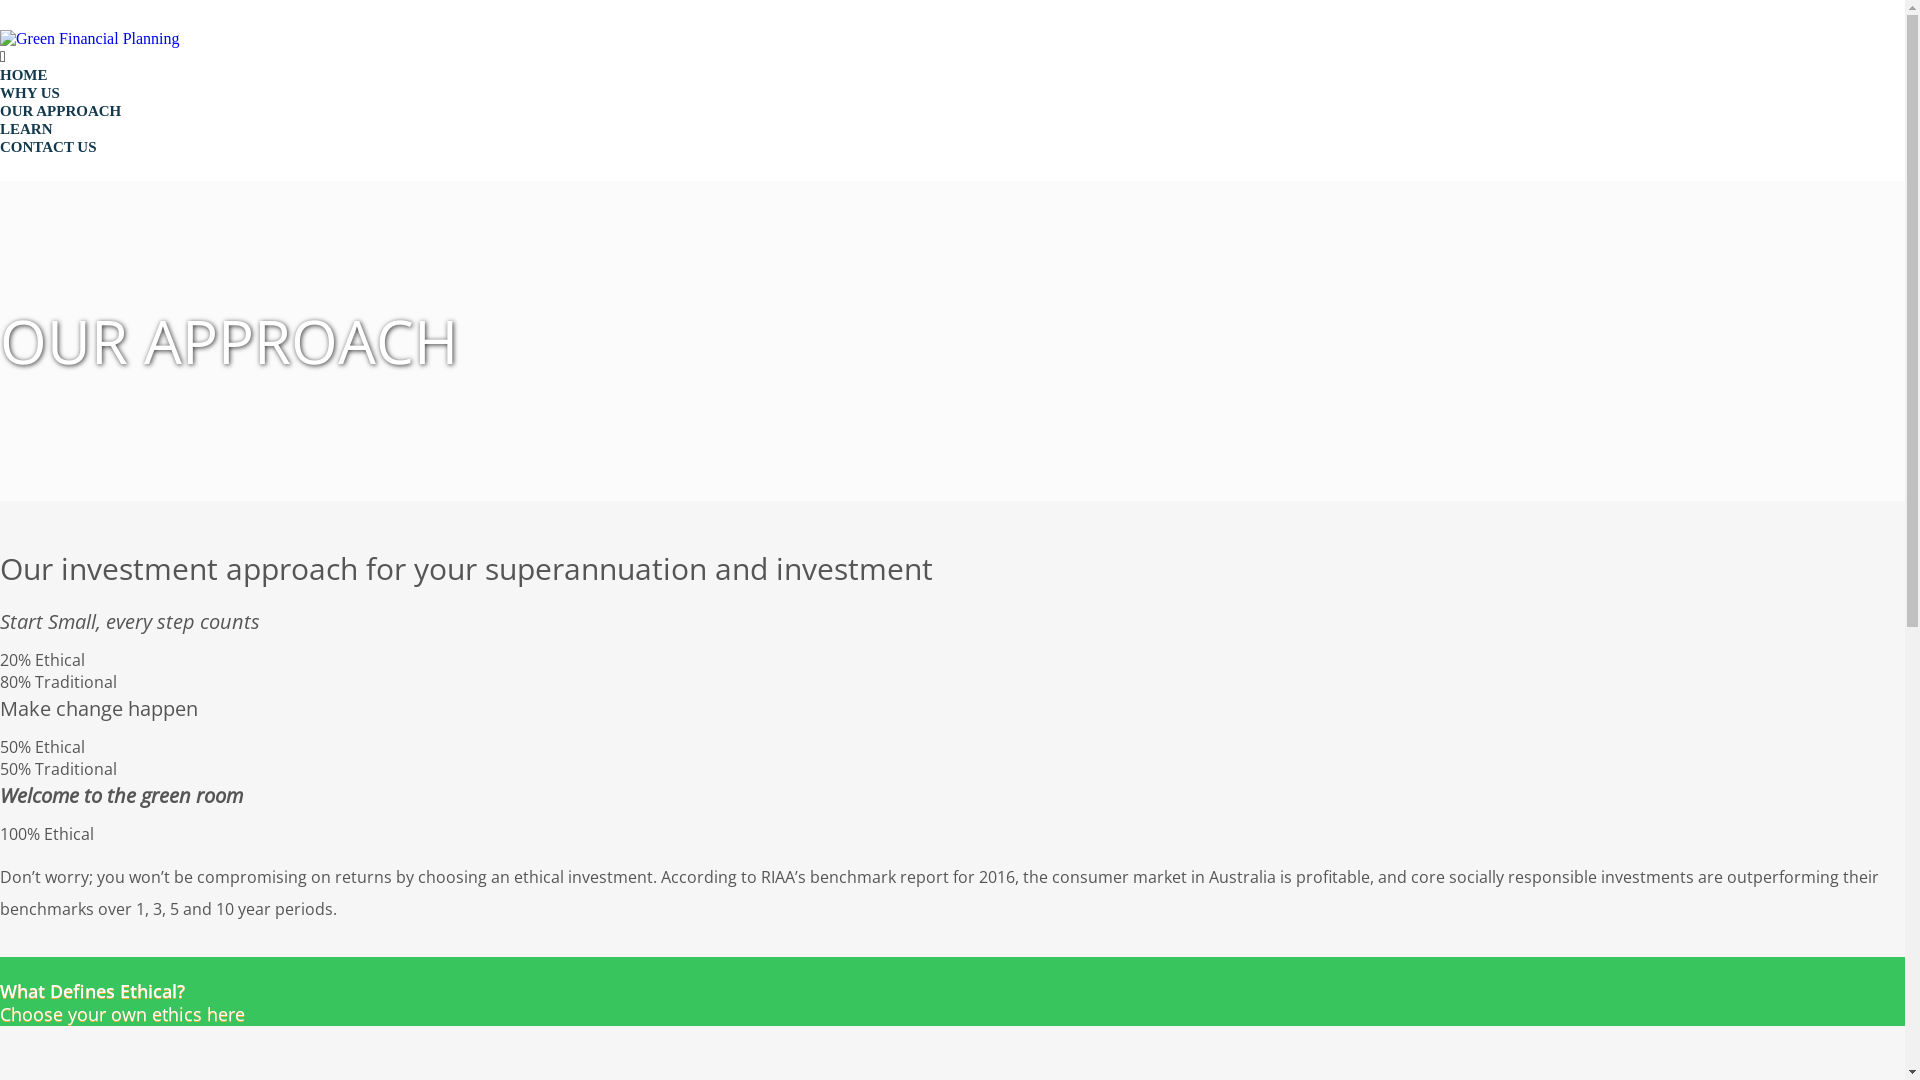 This screenshot has width=1920, height=1080. I want to click on 'OUR APPROACH', so click(60, 111).